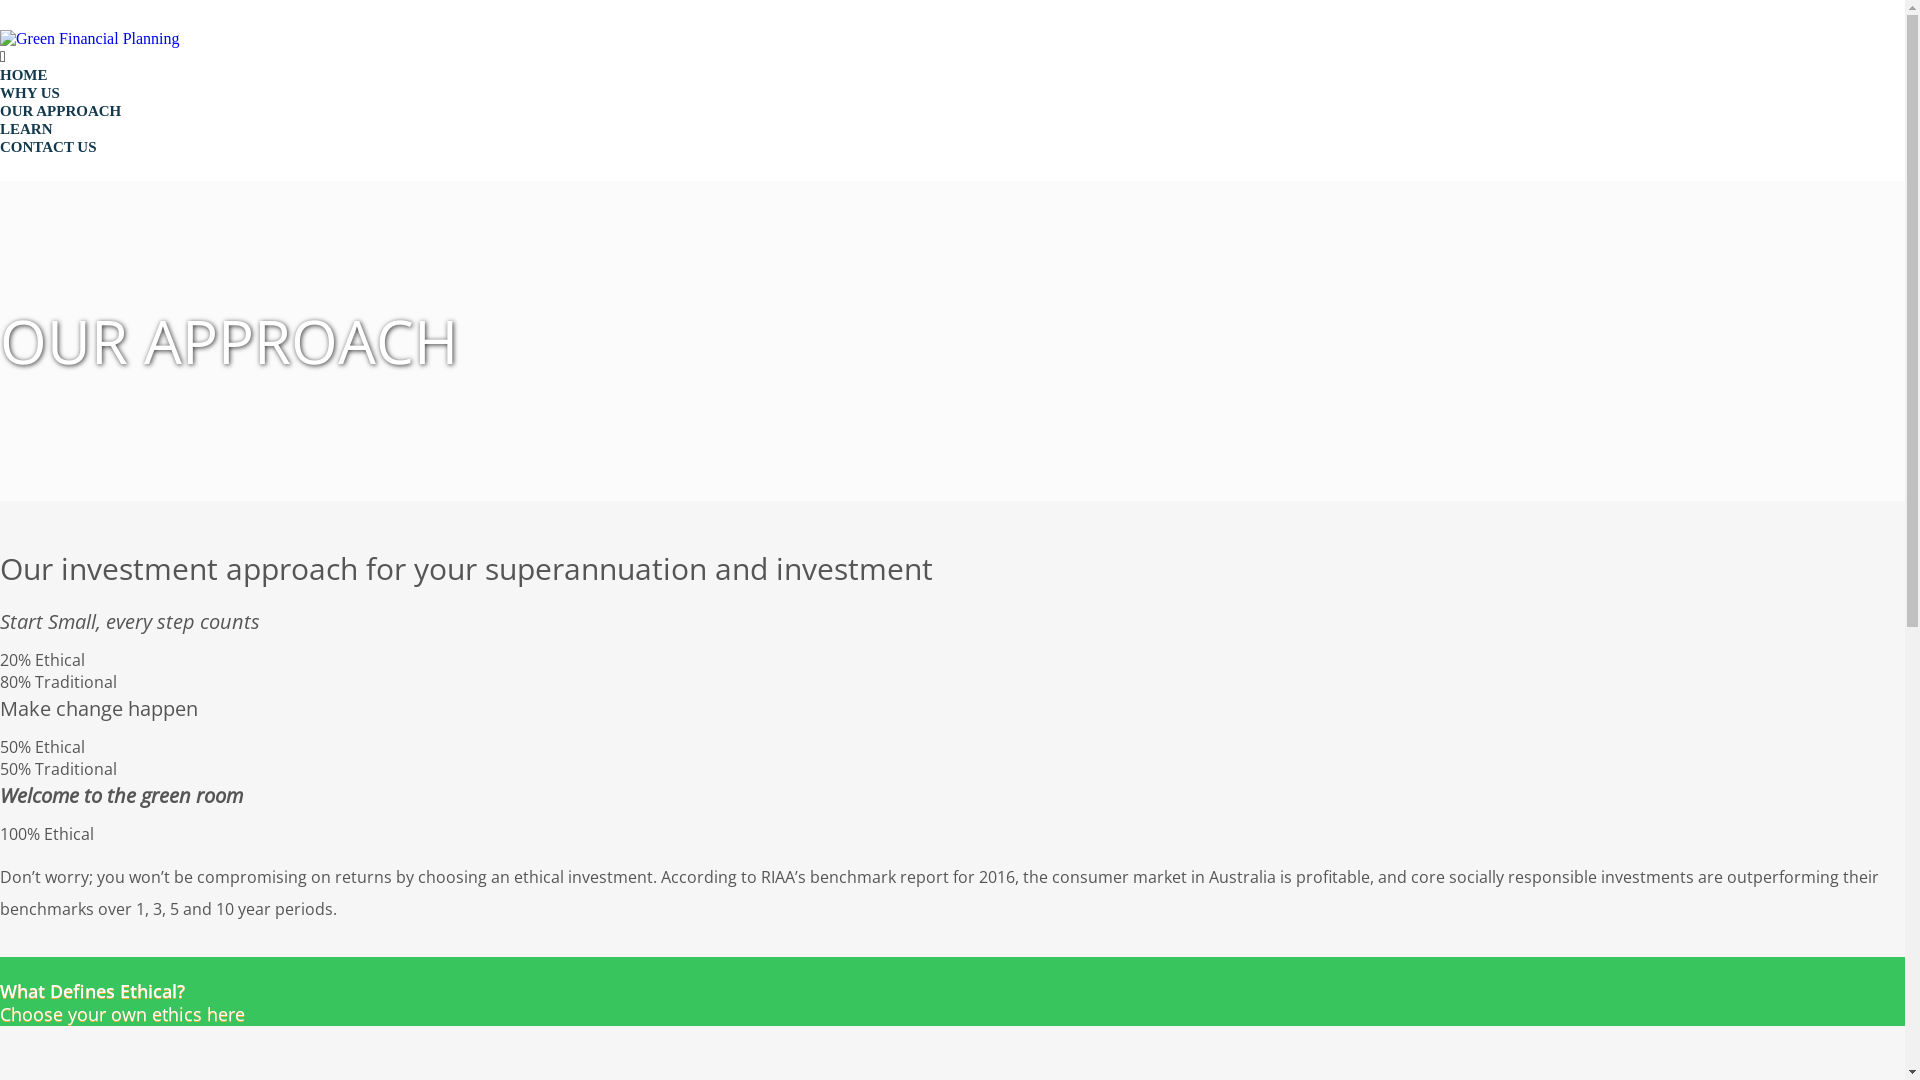 This screenshot has width=1920, height=1080. I want to click on 'OUR APPROACH', so click(60, 111).